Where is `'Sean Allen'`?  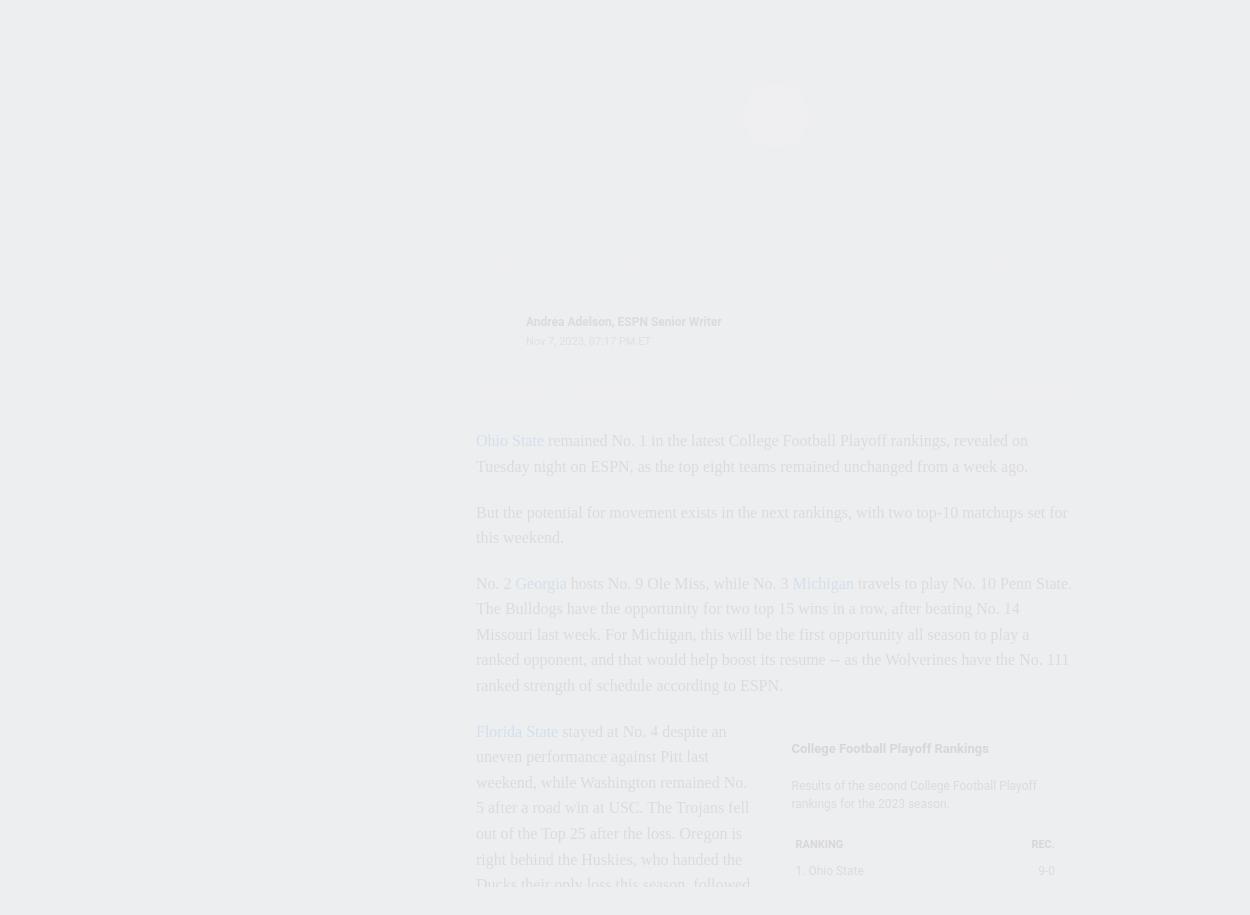 'Sean Allen' is located at coordinates (200, 251).